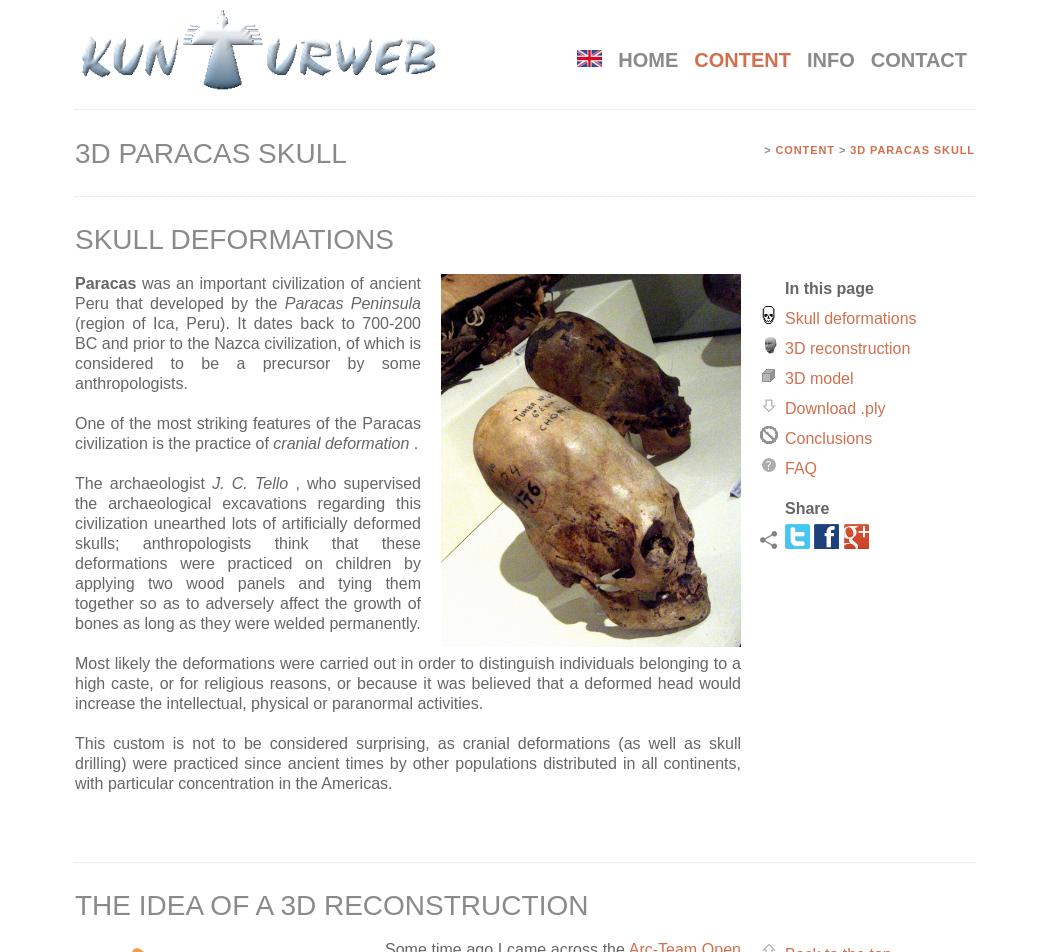  Describe the element at coordinates (408, 762) in the screenshot. I see `'This custom is not to be considered surprising, as
		cranial deformations (as well as skull drilling)
		were practiced since ancient times by other
		populations distributed in all continents, with particular
		concentration in the Americas.'` at that location.